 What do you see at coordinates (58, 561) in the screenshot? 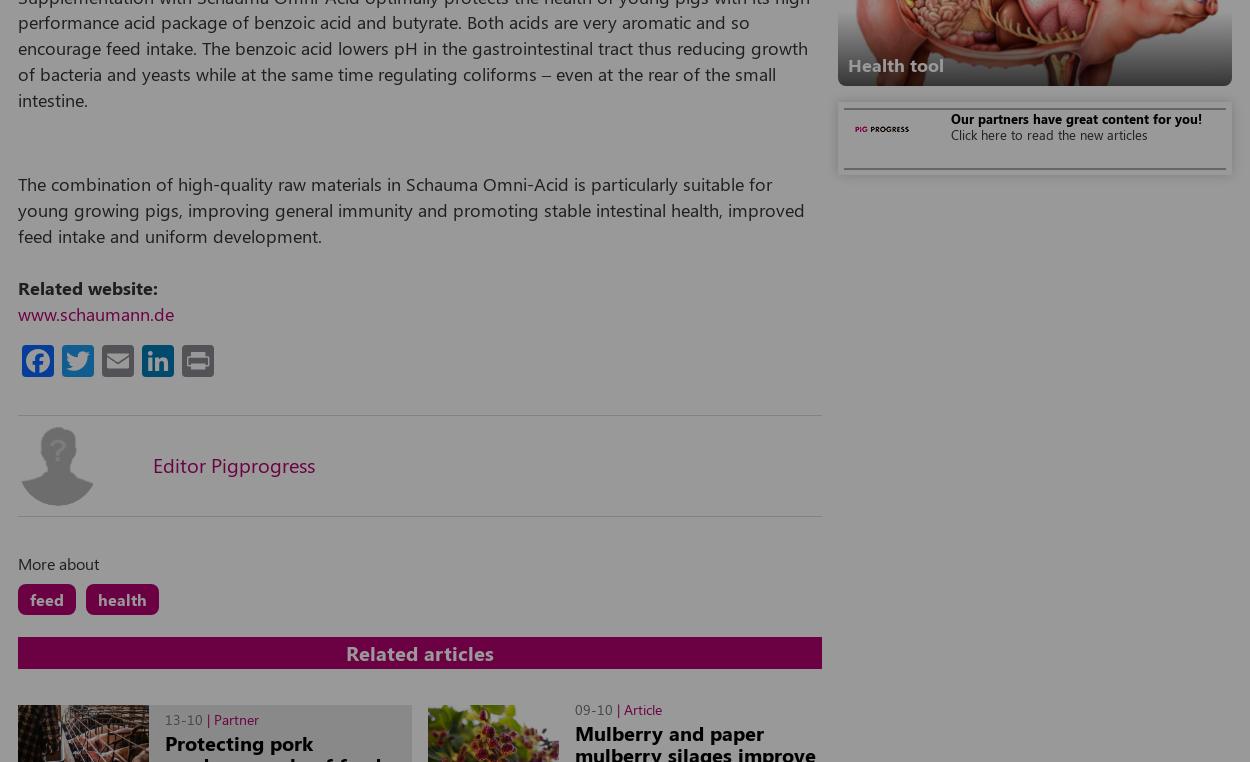
I see `'More about'` at bounding box center [58, 561].